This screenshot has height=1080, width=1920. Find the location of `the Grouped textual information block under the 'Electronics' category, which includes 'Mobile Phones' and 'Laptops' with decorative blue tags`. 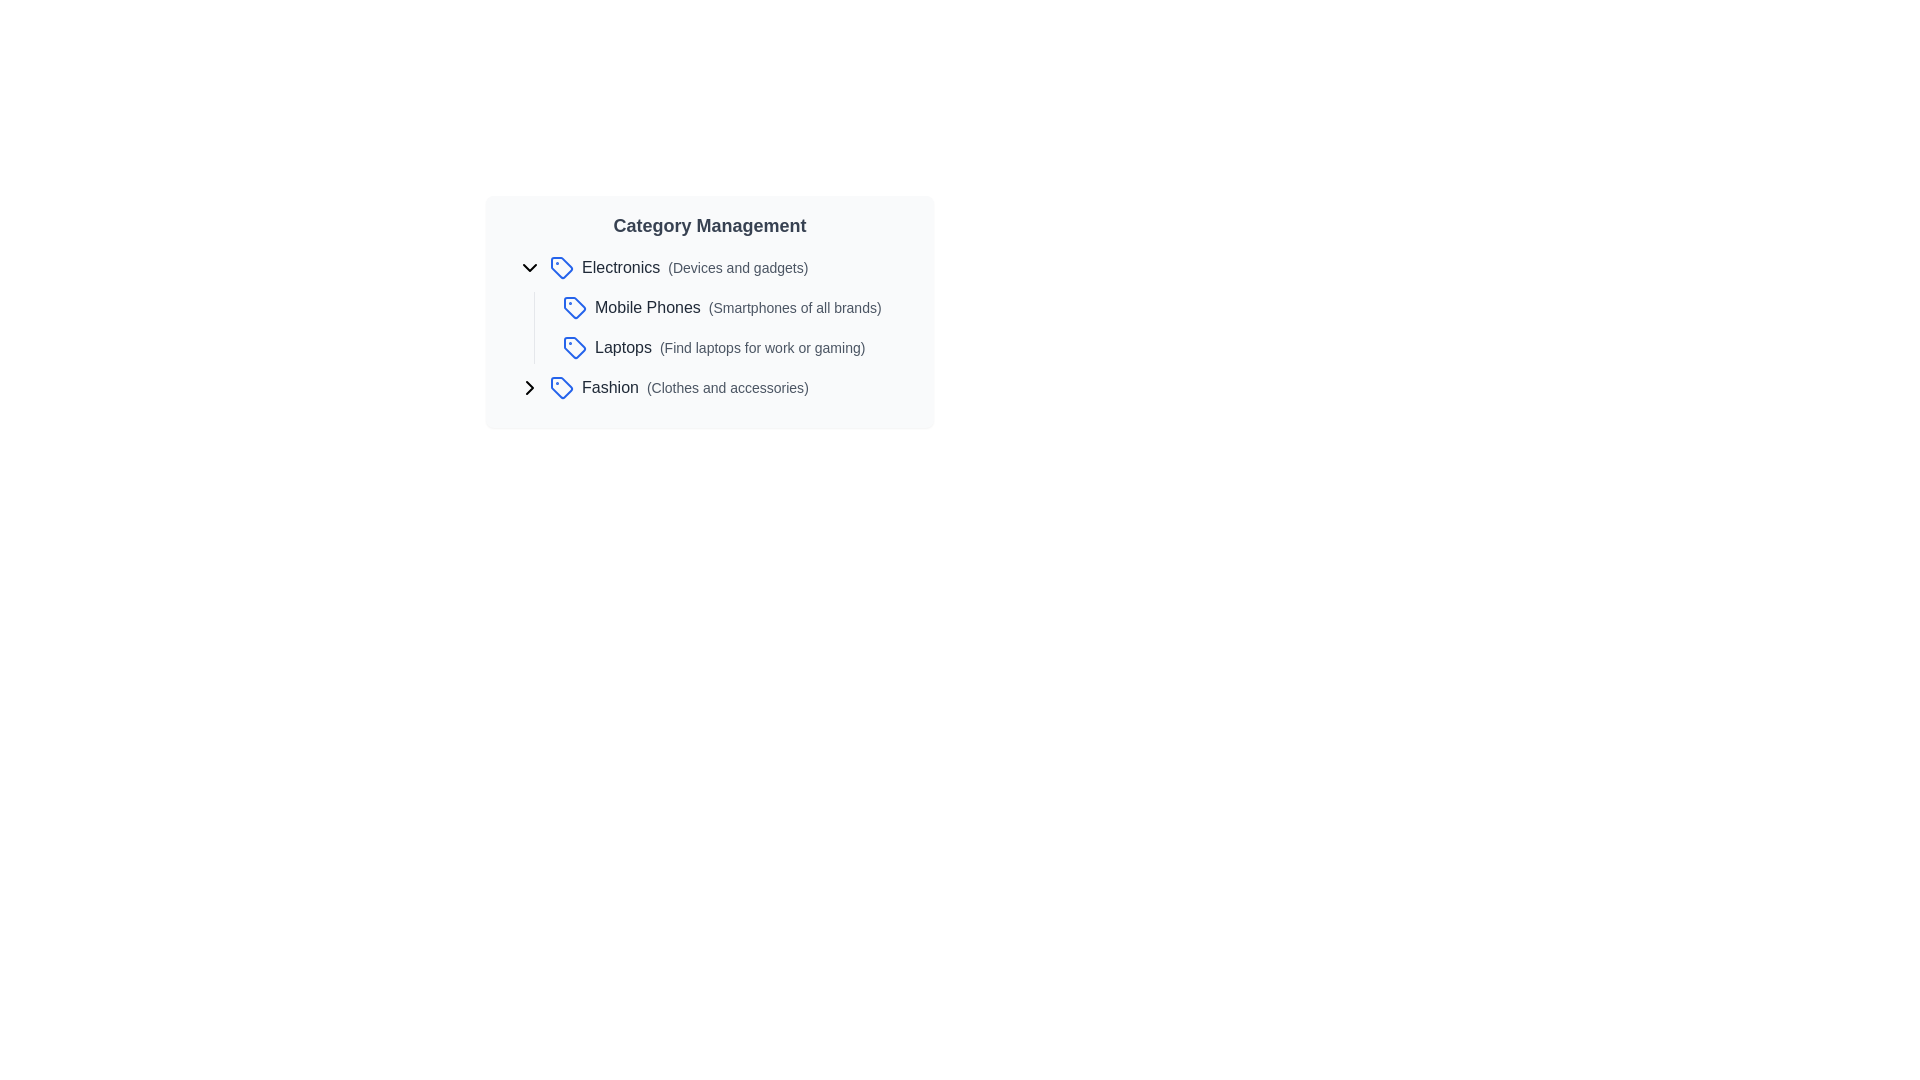

the Grouped textual information block under the 'Electronics' category, which includes 'Mobile Phones' and 'Laptops' with decorative blue tags is located at coordinates (739, 326).